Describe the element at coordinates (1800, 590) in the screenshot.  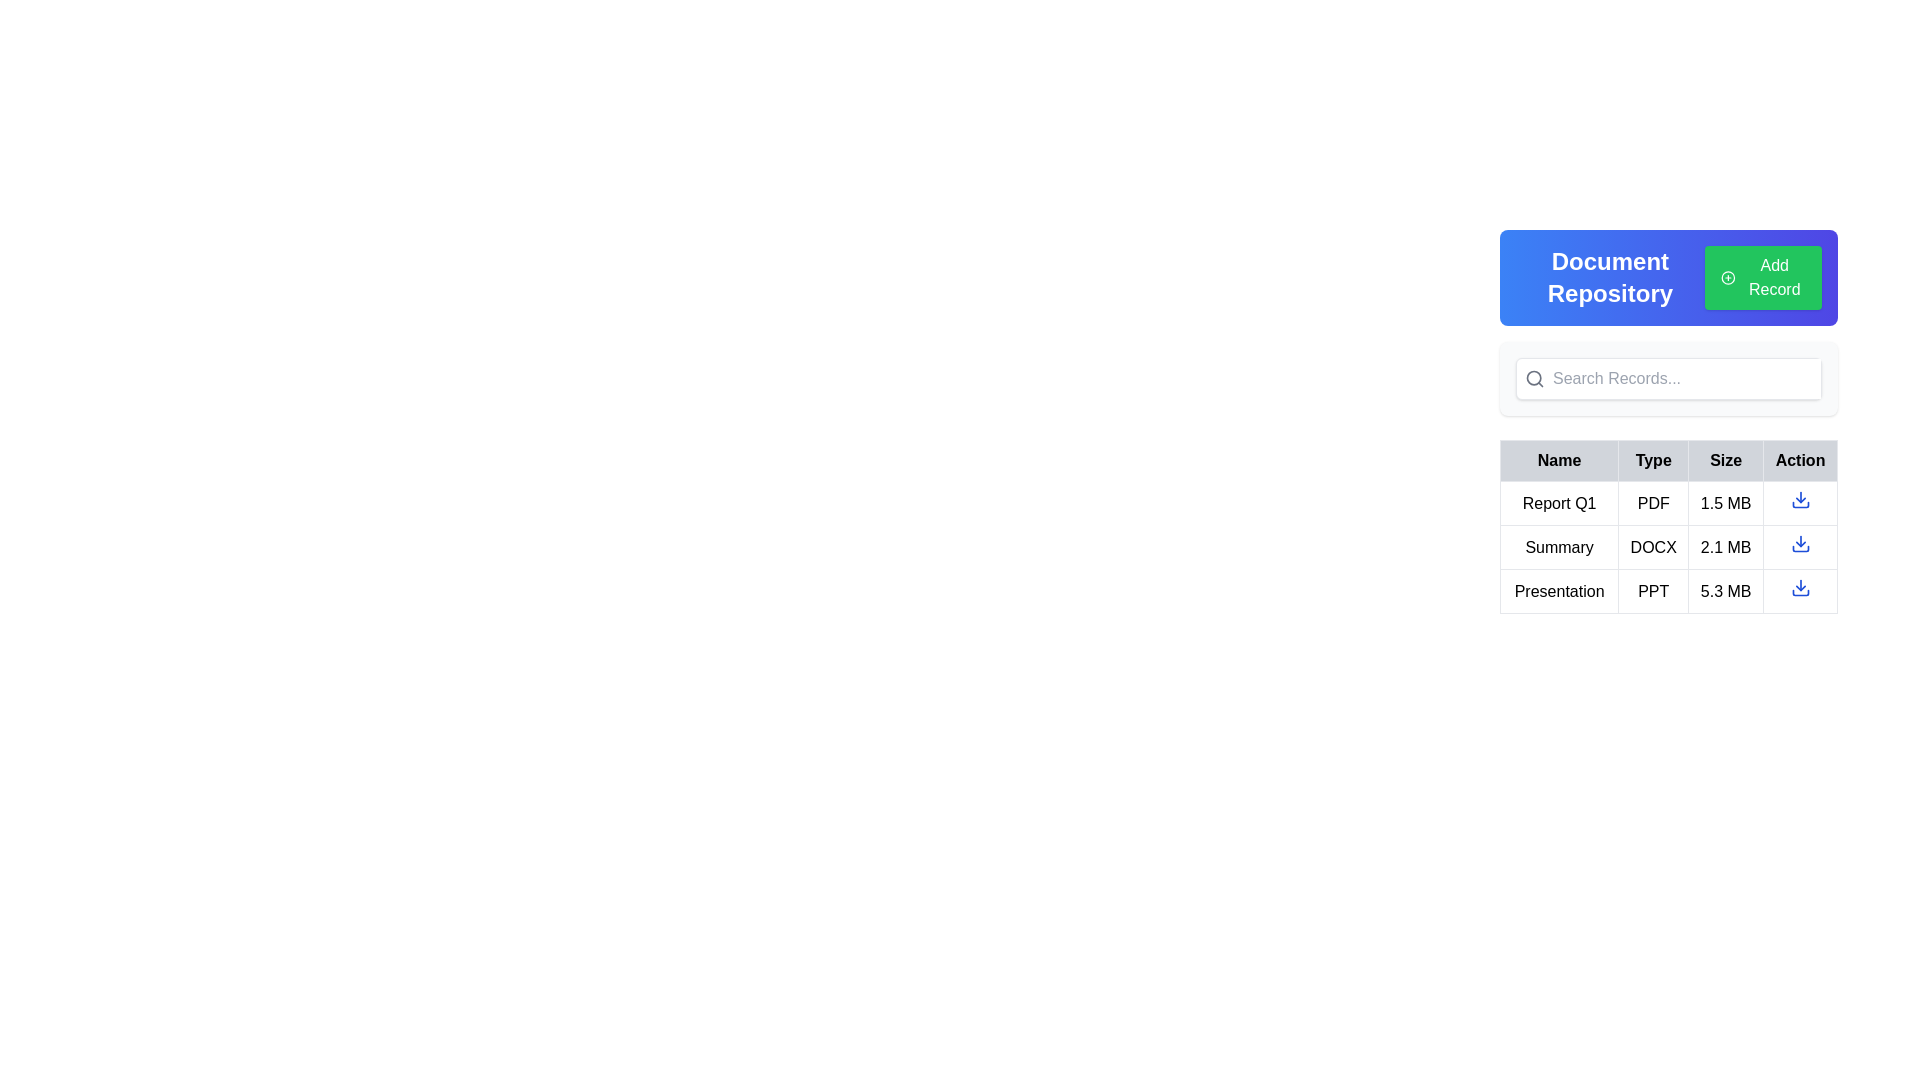
I see `the download IconButton located in the Action column corresponding to the Presentation entry in the table` at that location.